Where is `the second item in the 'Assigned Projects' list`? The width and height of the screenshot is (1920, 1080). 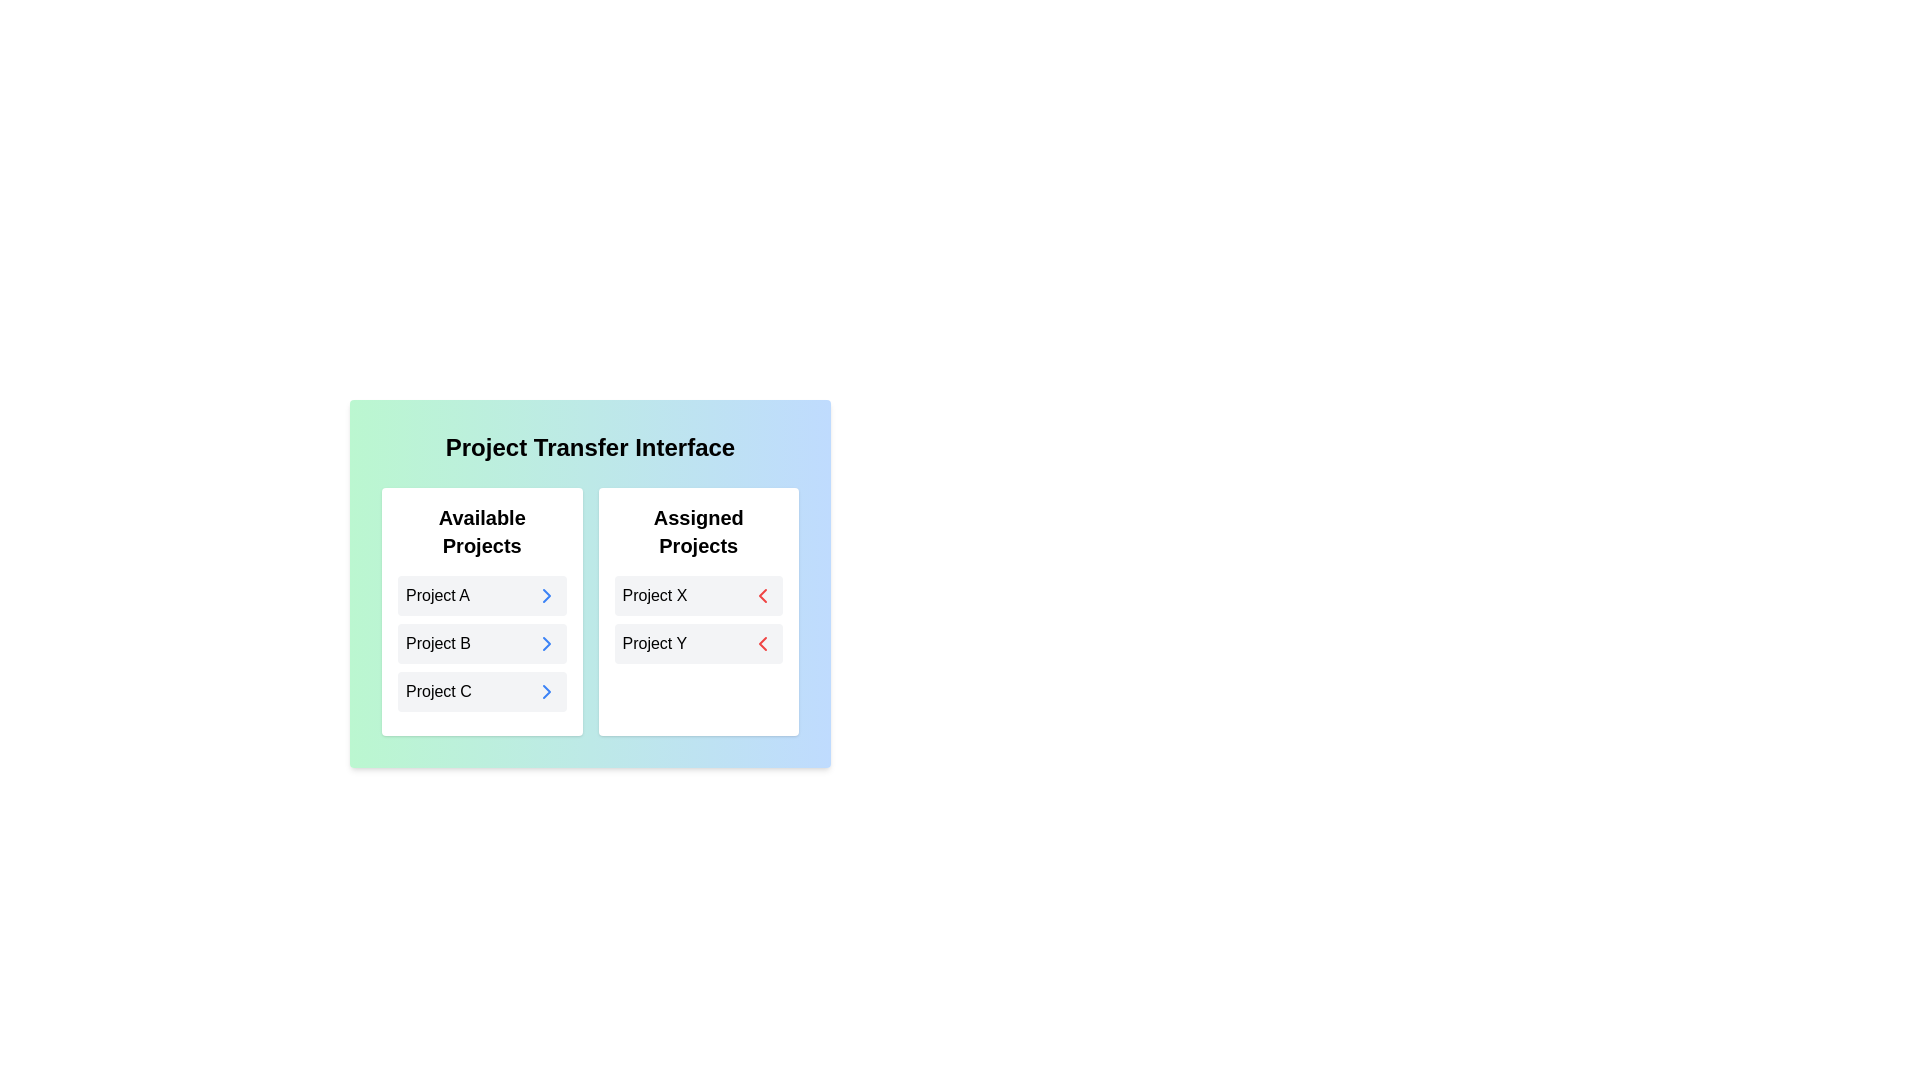
the second item in the 'Assigned Projects' list is located at coordinates (698, 644).